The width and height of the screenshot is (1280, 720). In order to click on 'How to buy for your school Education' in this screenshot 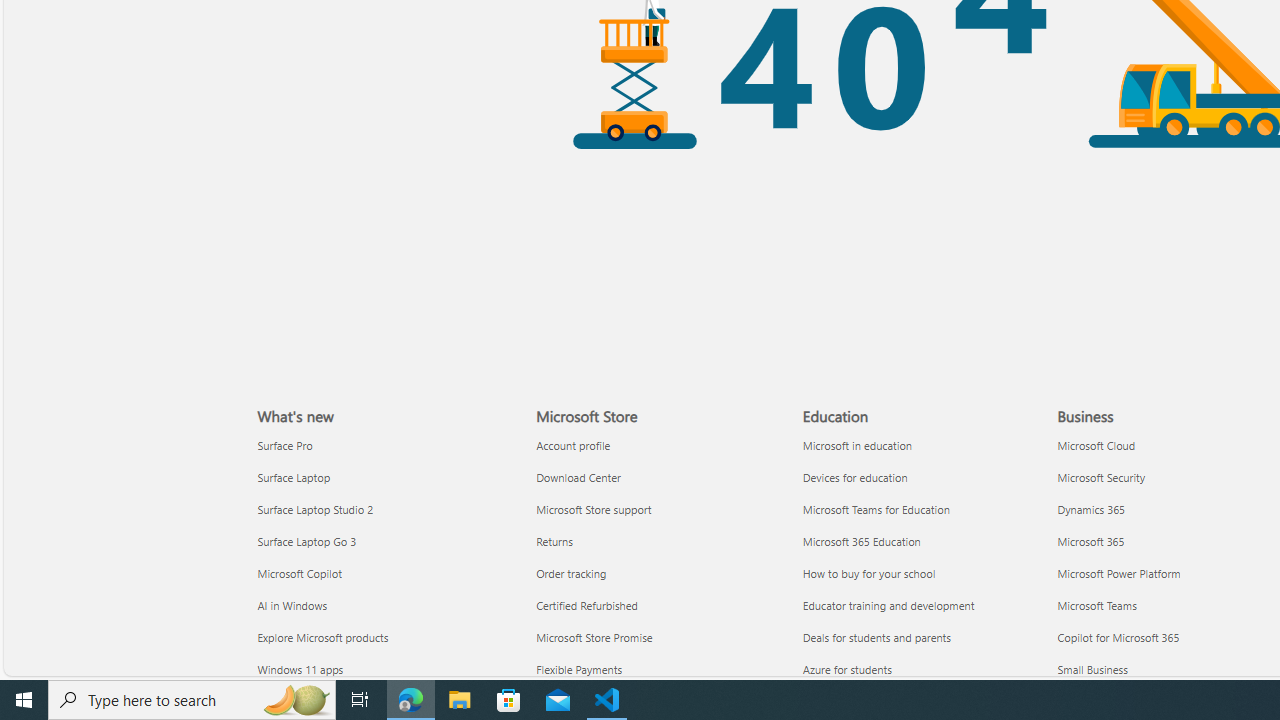, I will do `click(869, 573)`.